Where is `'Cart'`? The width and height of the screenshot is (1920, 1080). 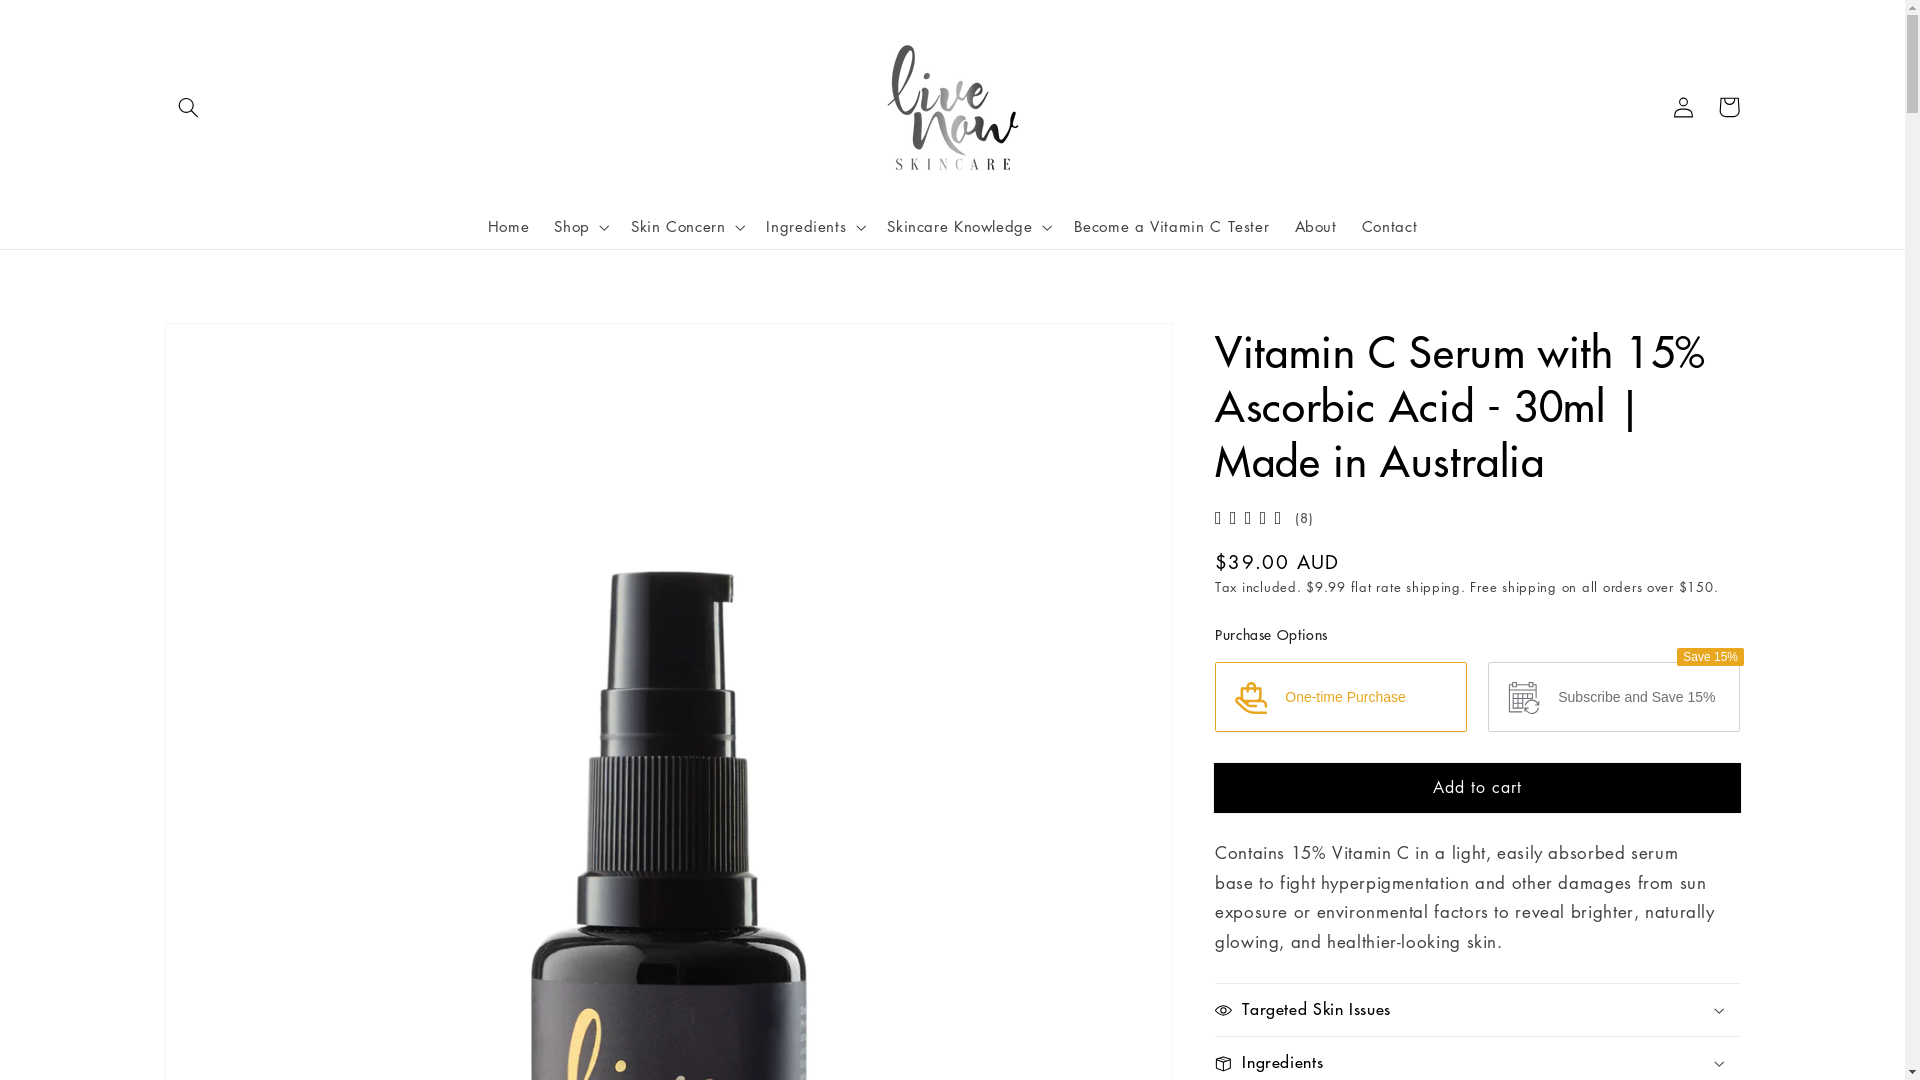 'Cart' is located at coordinates (1704, 107).